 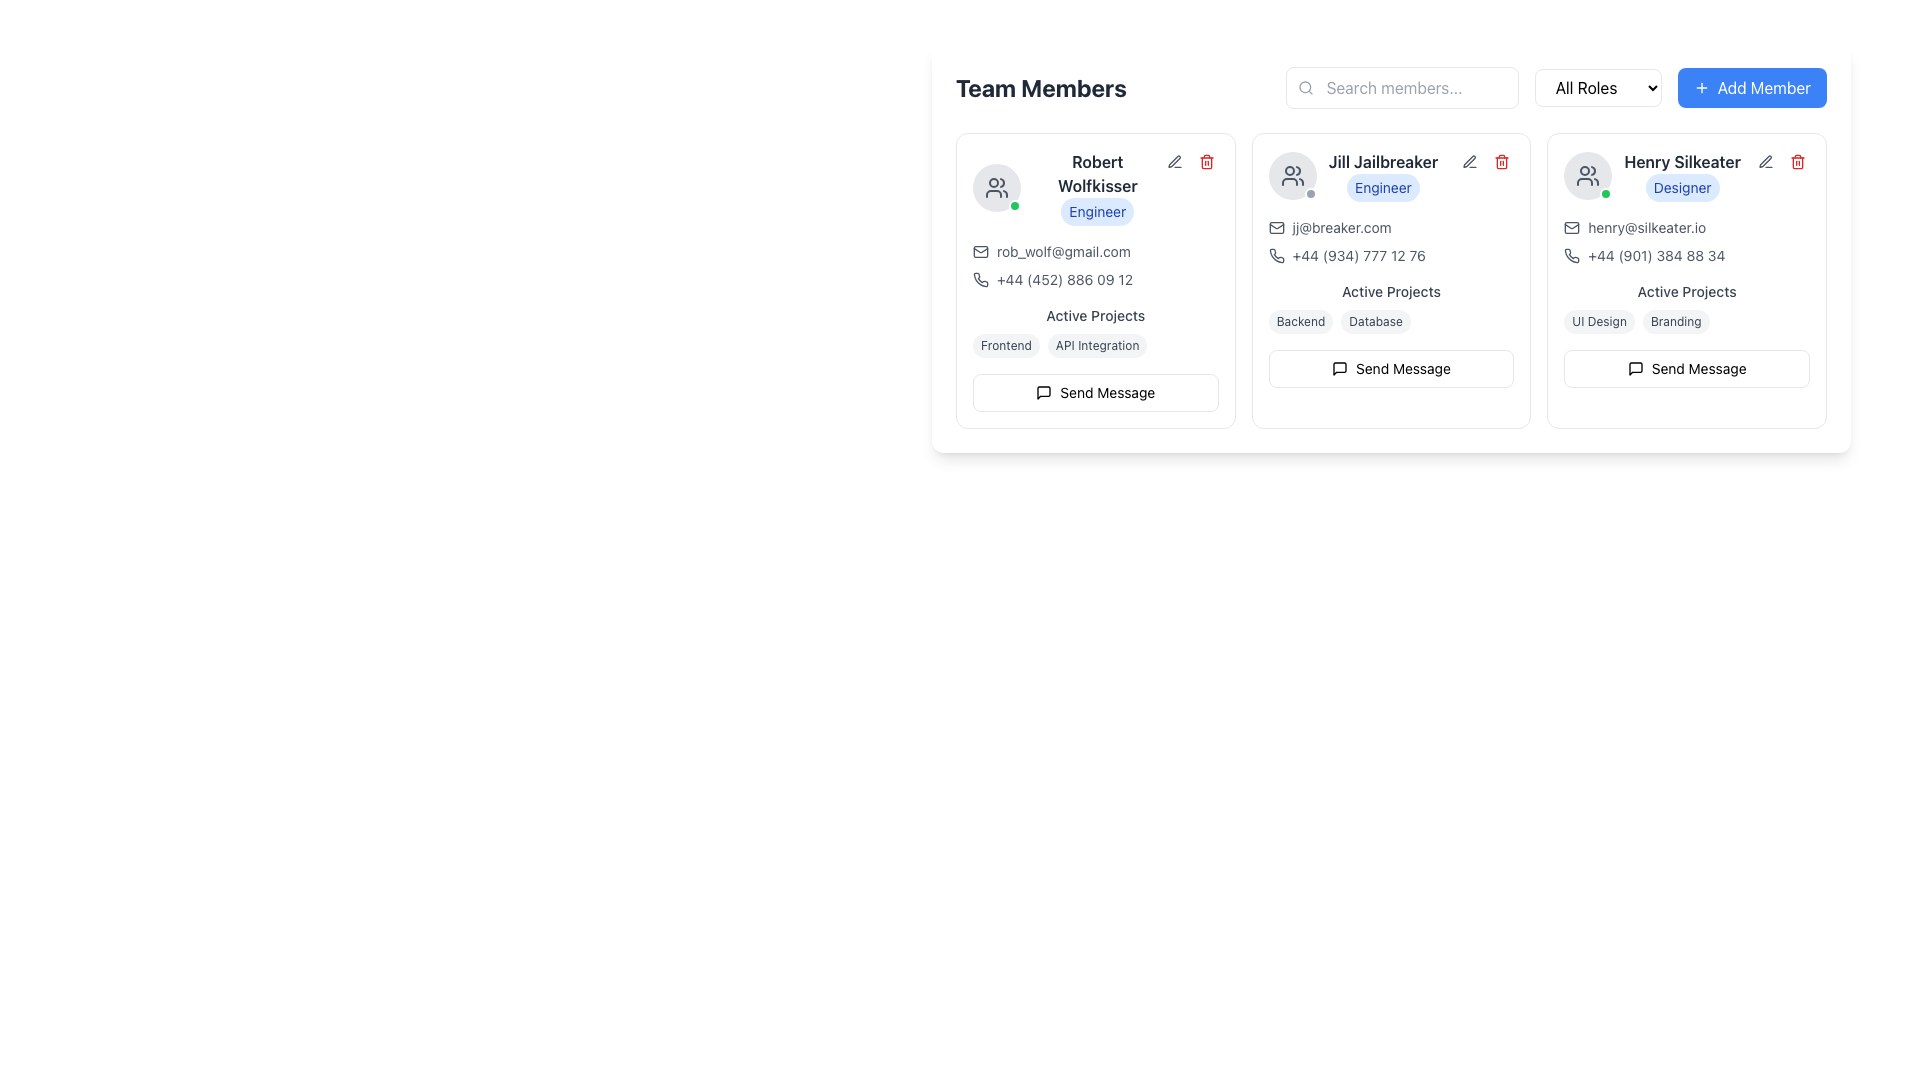 I want to click on the envelope icon located to the left of the email address 'henry@silkeater.io' in the user profile section labeled 'Henry Silkeater', so click(x=1571, y=226).